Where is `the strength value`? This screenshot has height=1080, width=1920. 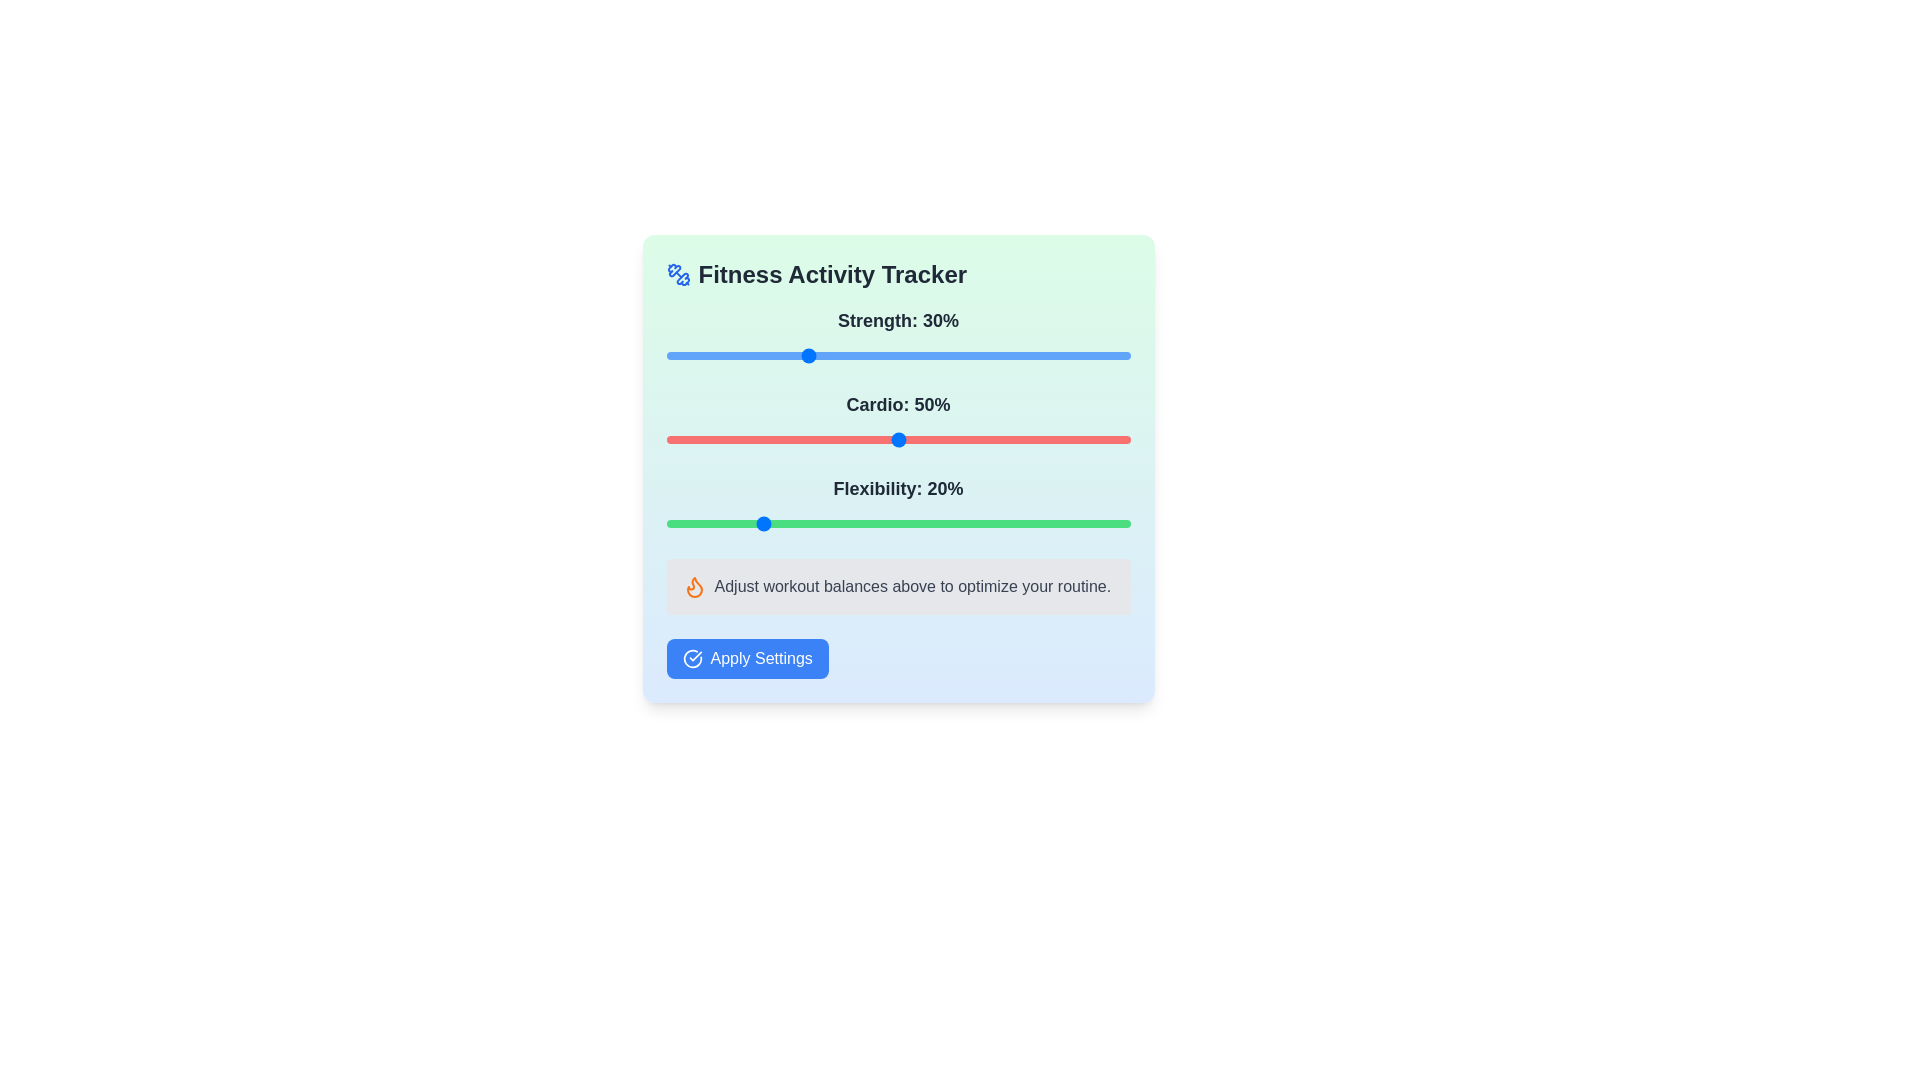
the strength value is located at coordinates (930, 354).